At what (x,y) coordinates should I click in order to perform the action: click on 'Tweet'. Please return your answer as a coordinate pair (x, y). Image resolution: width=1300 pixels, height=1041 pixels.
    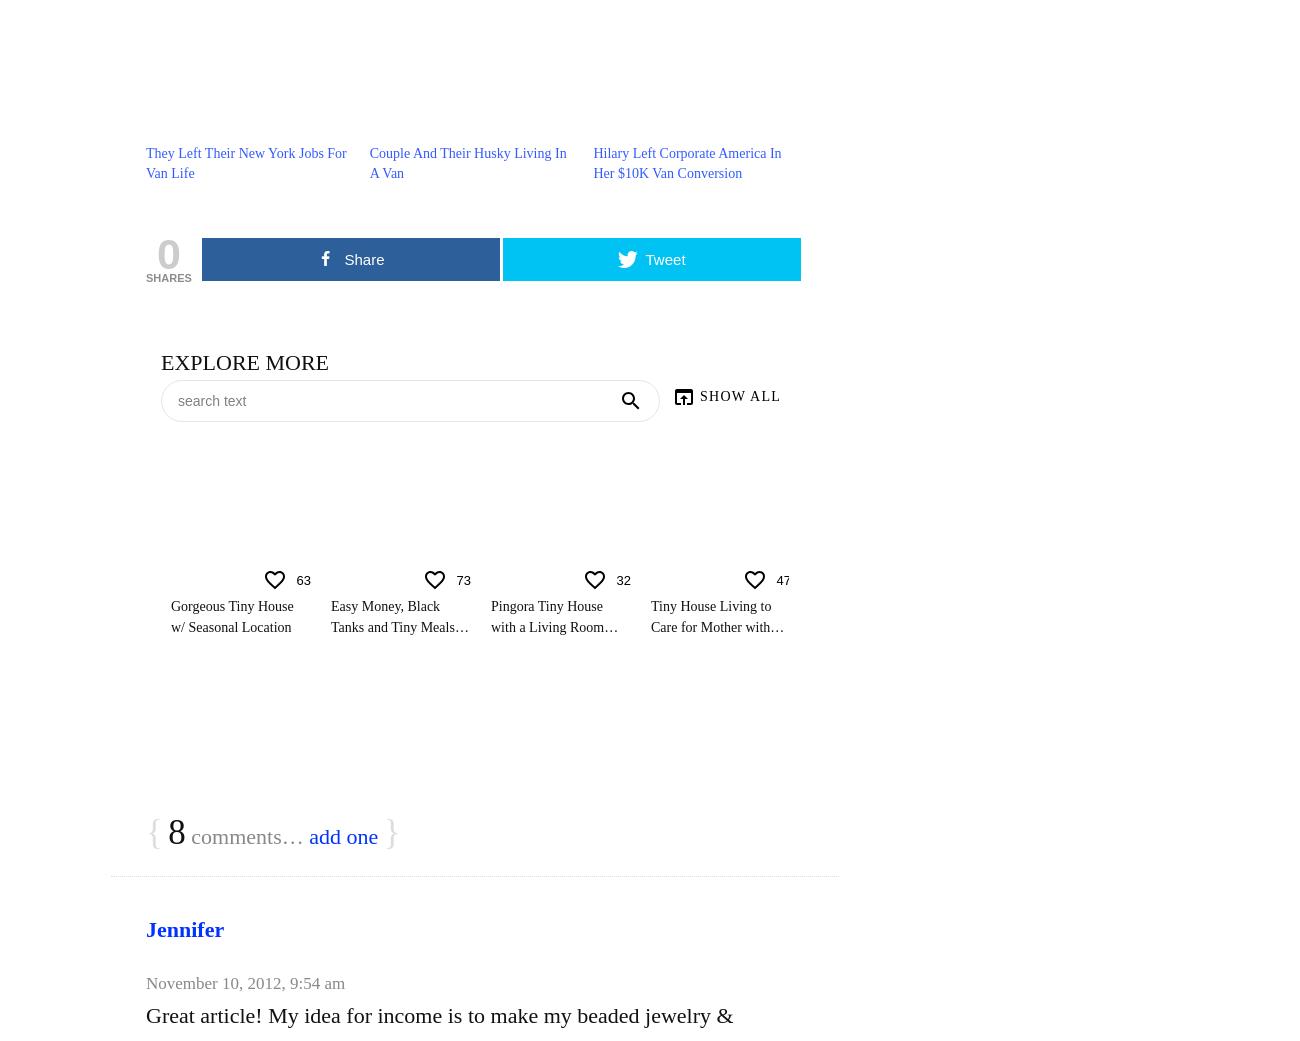
    Looking at the image, I should click on (645, 258).